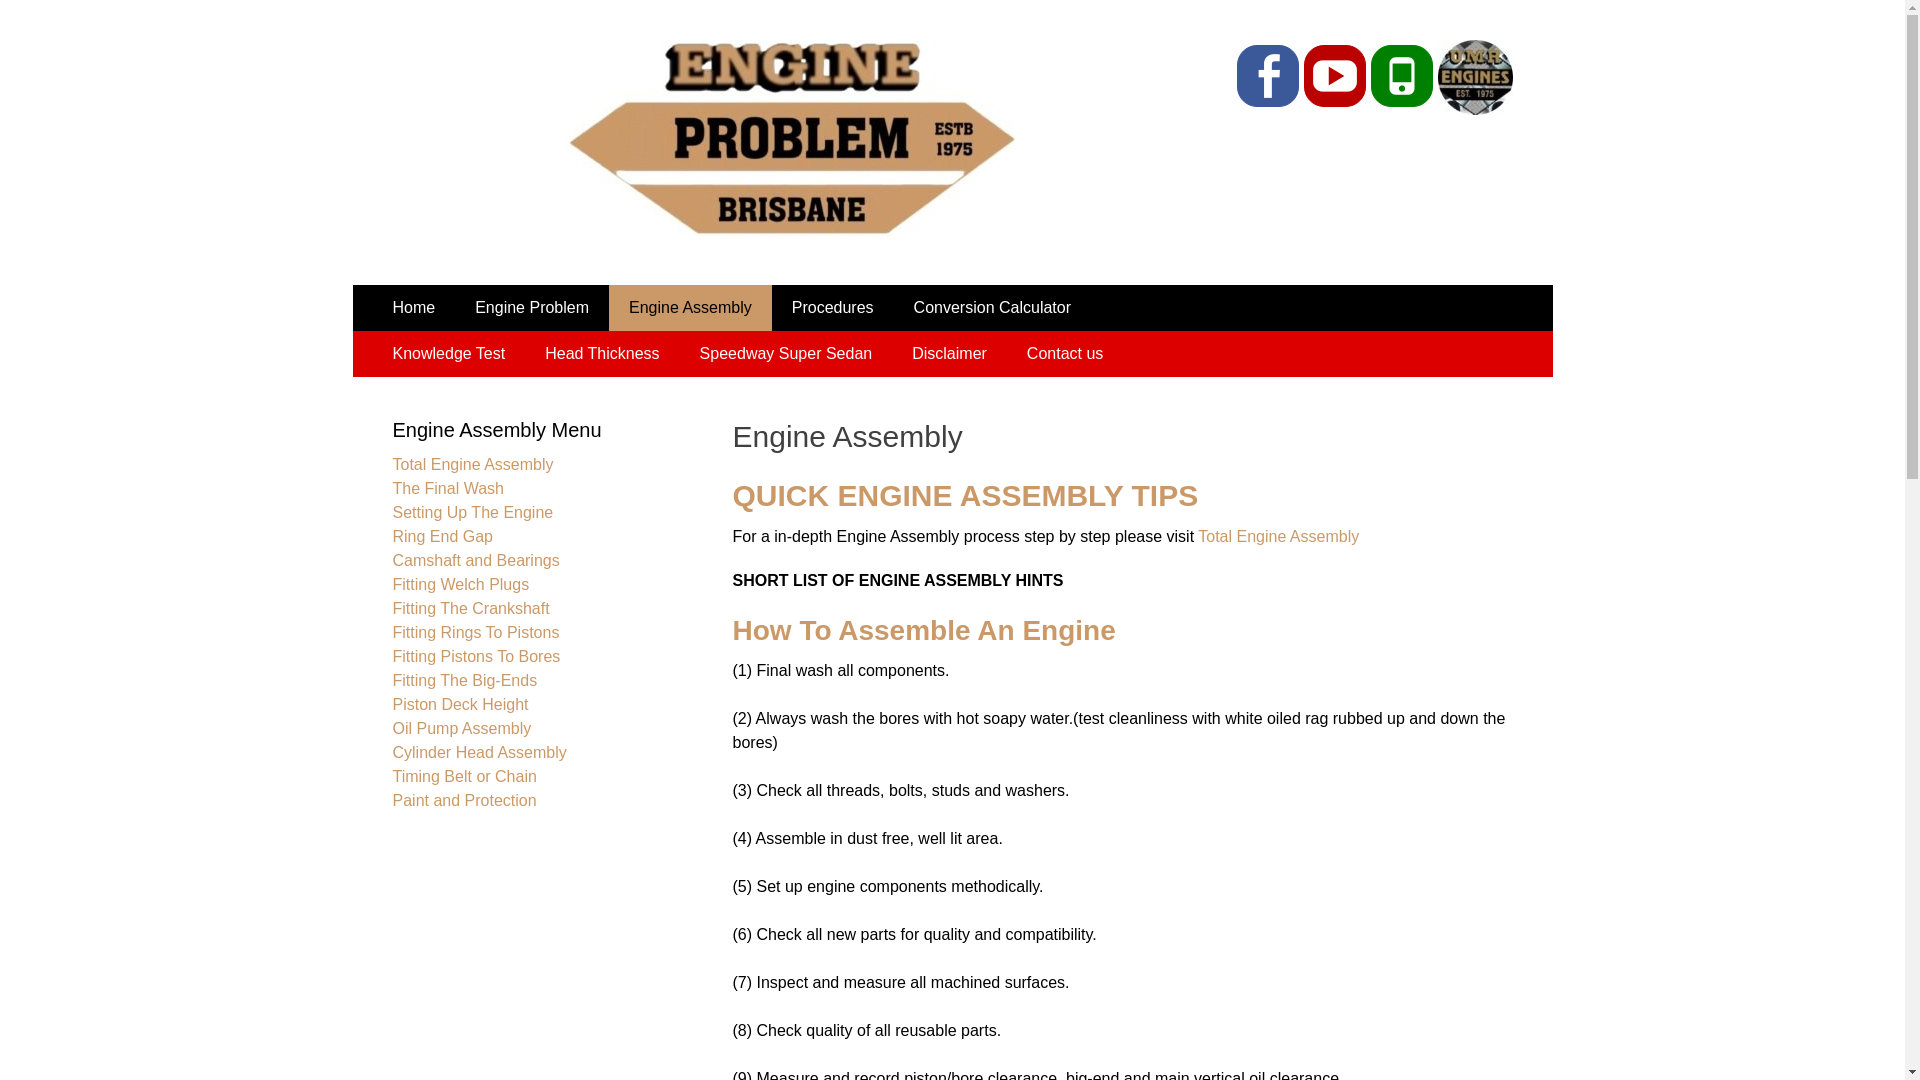  Describe the element at coordinates (446, 488) in the screenshot. I see `'The Final Wash'` at that location.